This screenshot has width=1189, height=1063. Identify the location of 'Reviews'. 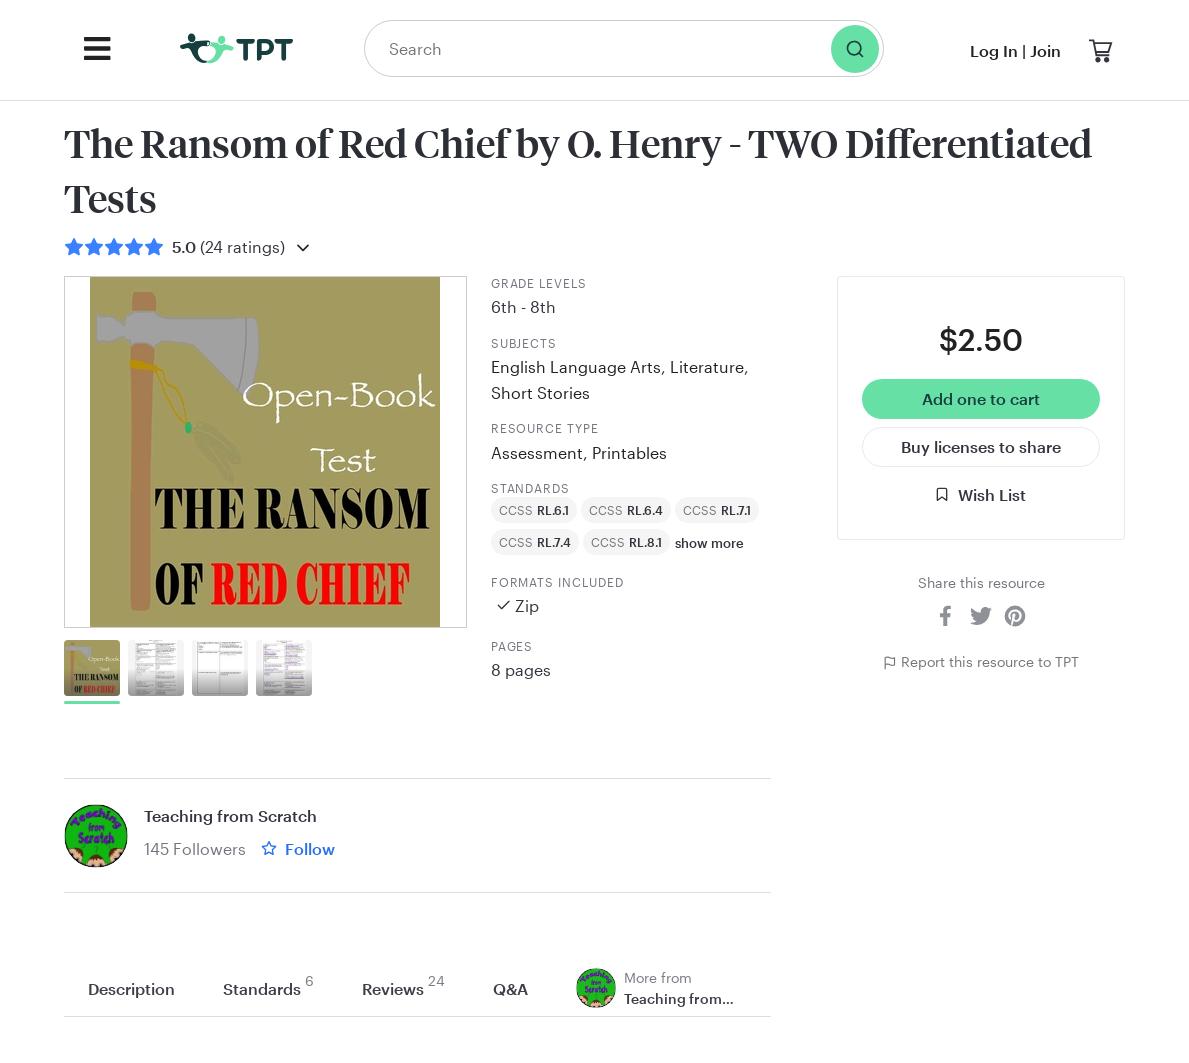
(391, 986).